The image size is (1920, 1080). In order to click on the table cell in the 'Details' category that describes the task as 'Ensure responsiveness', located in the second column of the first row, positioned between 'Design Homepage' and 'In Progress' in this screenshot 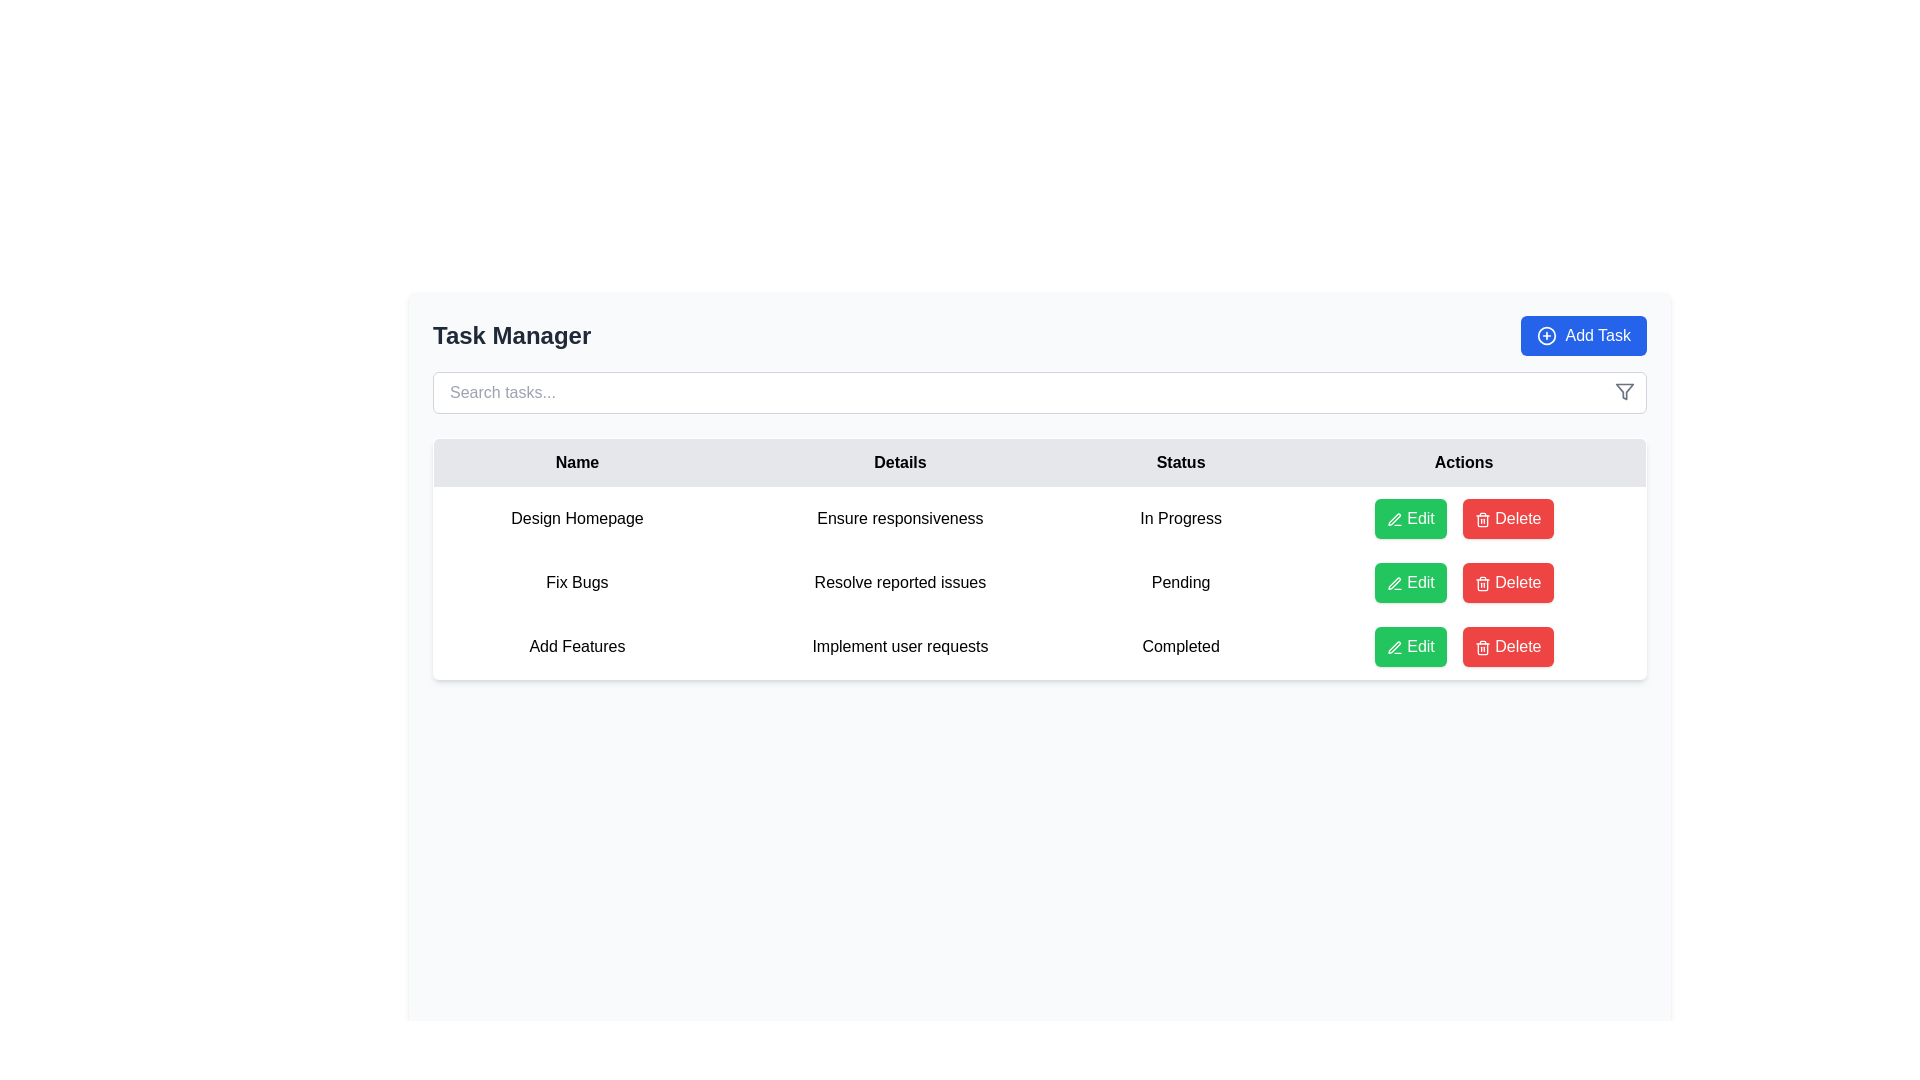, I will do `click(899, 518)`.